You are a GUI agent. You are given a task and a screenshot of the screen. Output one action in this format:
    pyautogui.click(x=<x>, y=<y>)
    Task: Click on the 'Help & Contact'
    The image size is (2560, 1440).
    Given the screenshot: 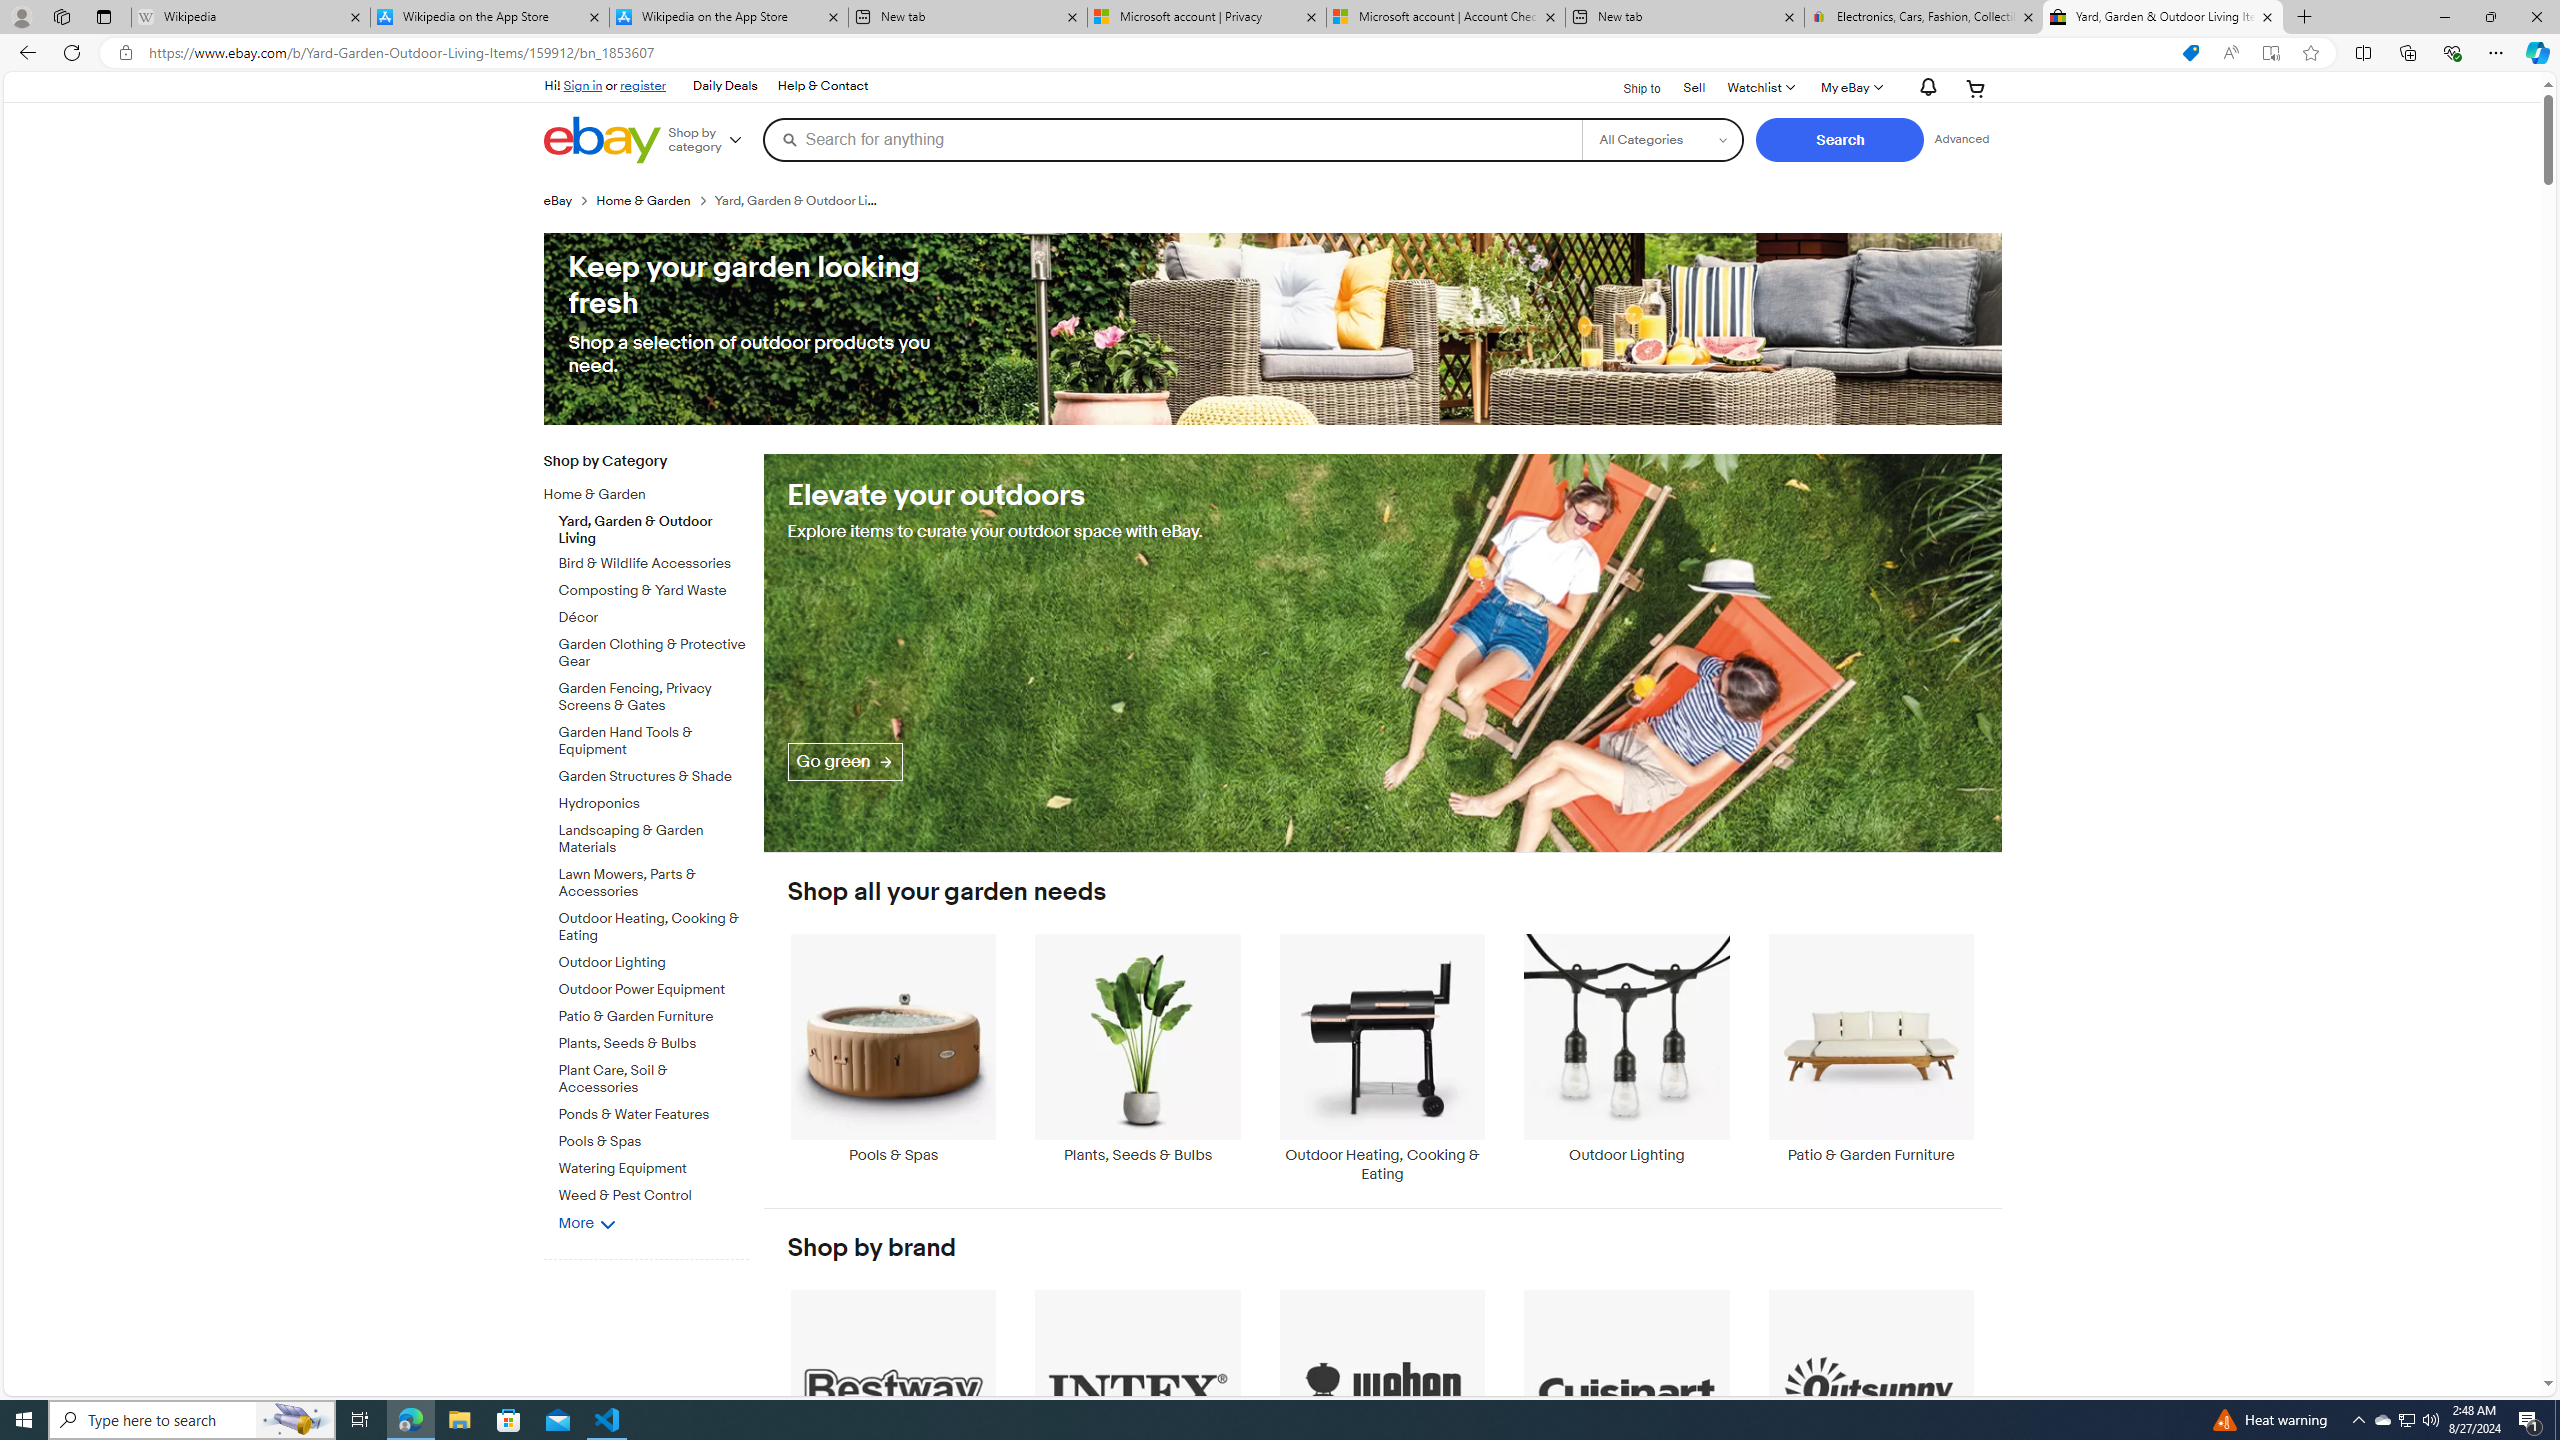 What is the action you would take?
    pyautogui.click(x=823, y=87)
    